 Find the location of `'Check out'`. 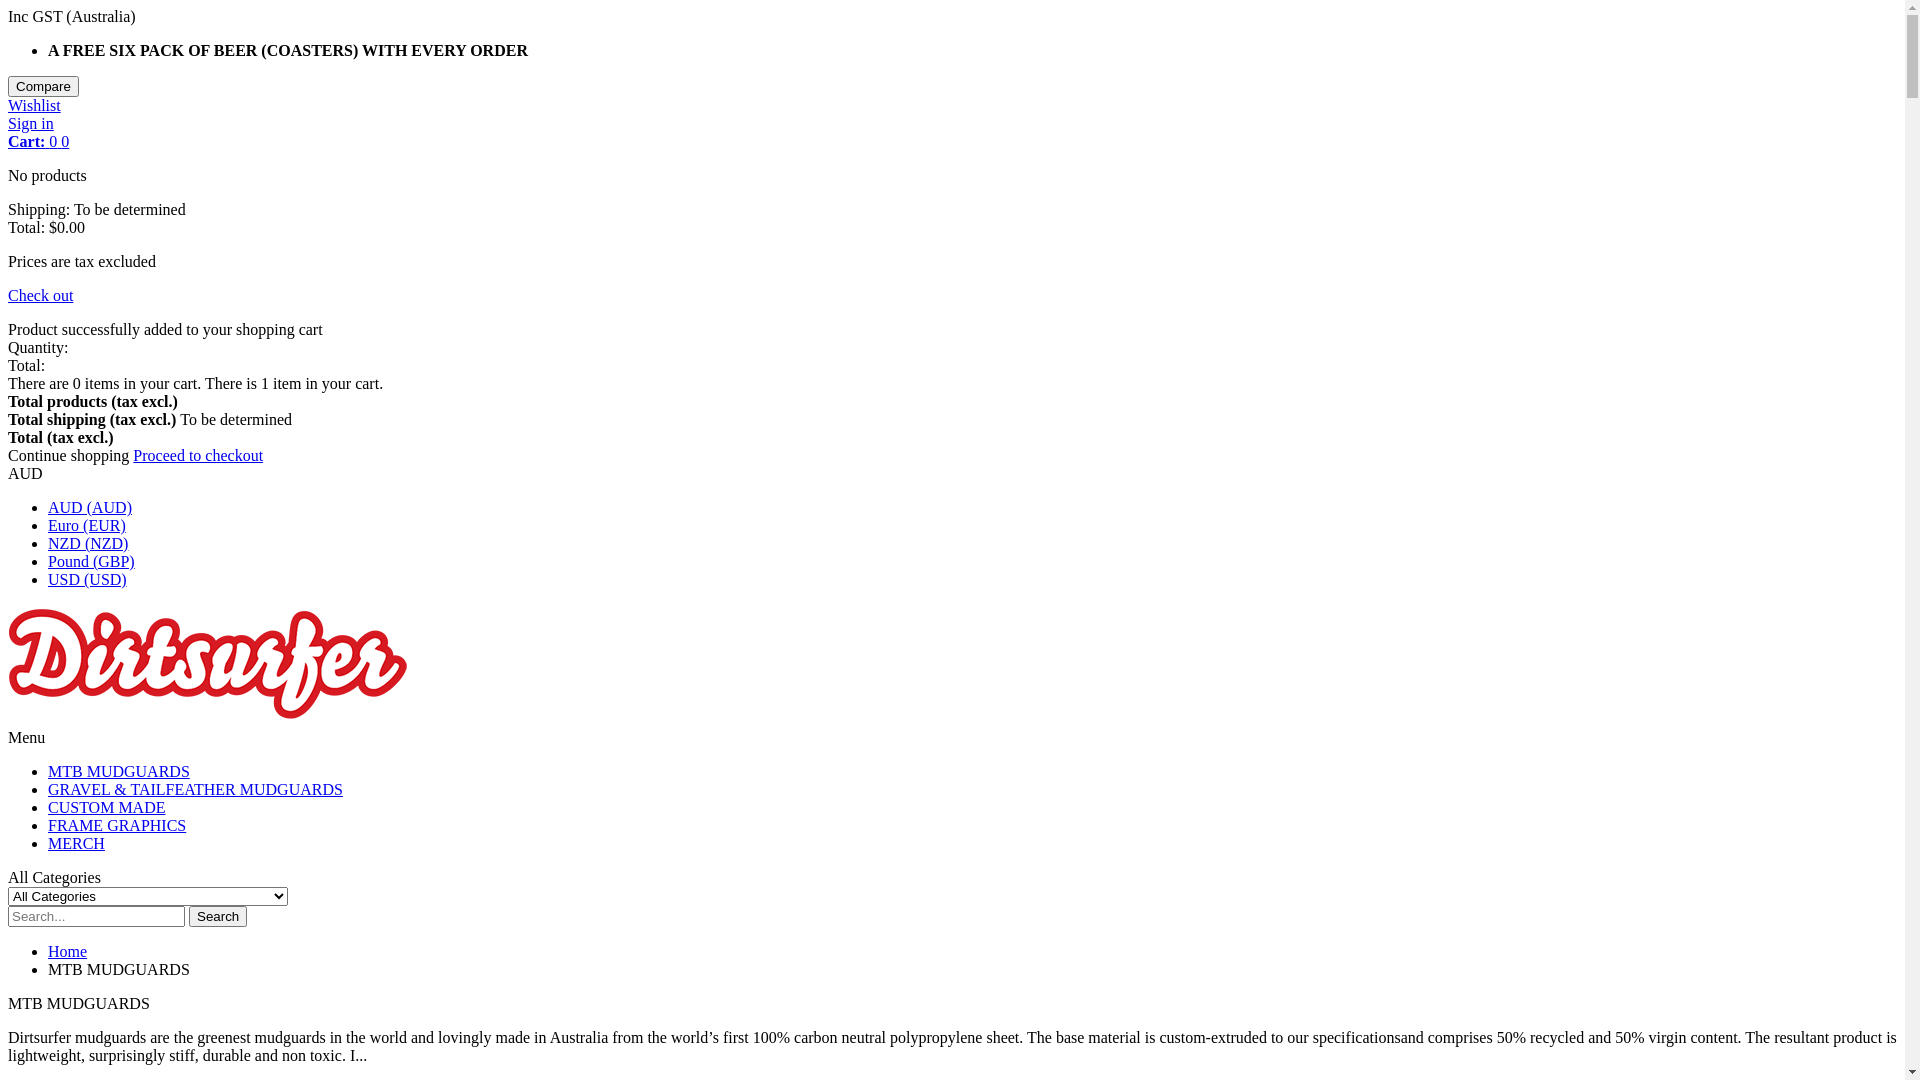

'Check out' is located at coordinates (8, 295).